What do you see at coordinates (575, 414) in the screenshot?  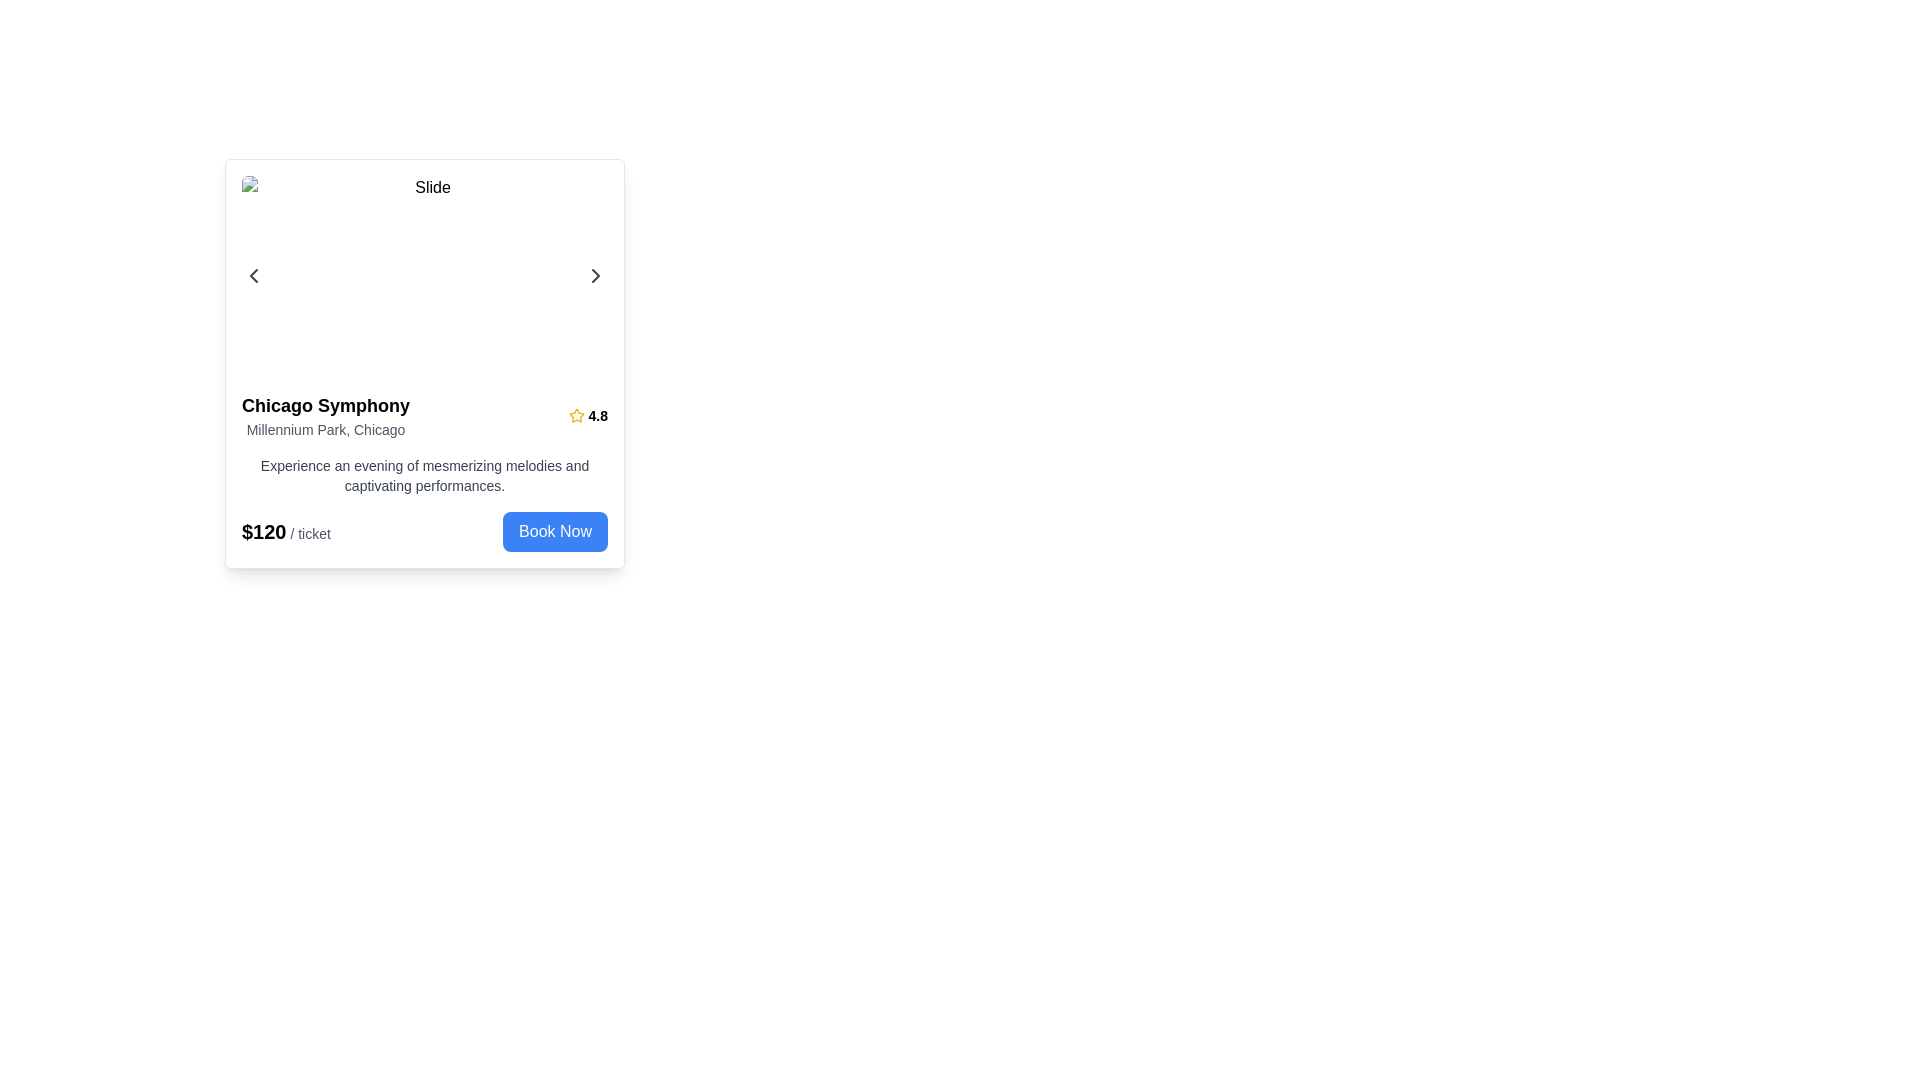 I see `the star icon that visually signifies the user rating, located to the right of the numeric rating text` at bounding box center [575, 414].